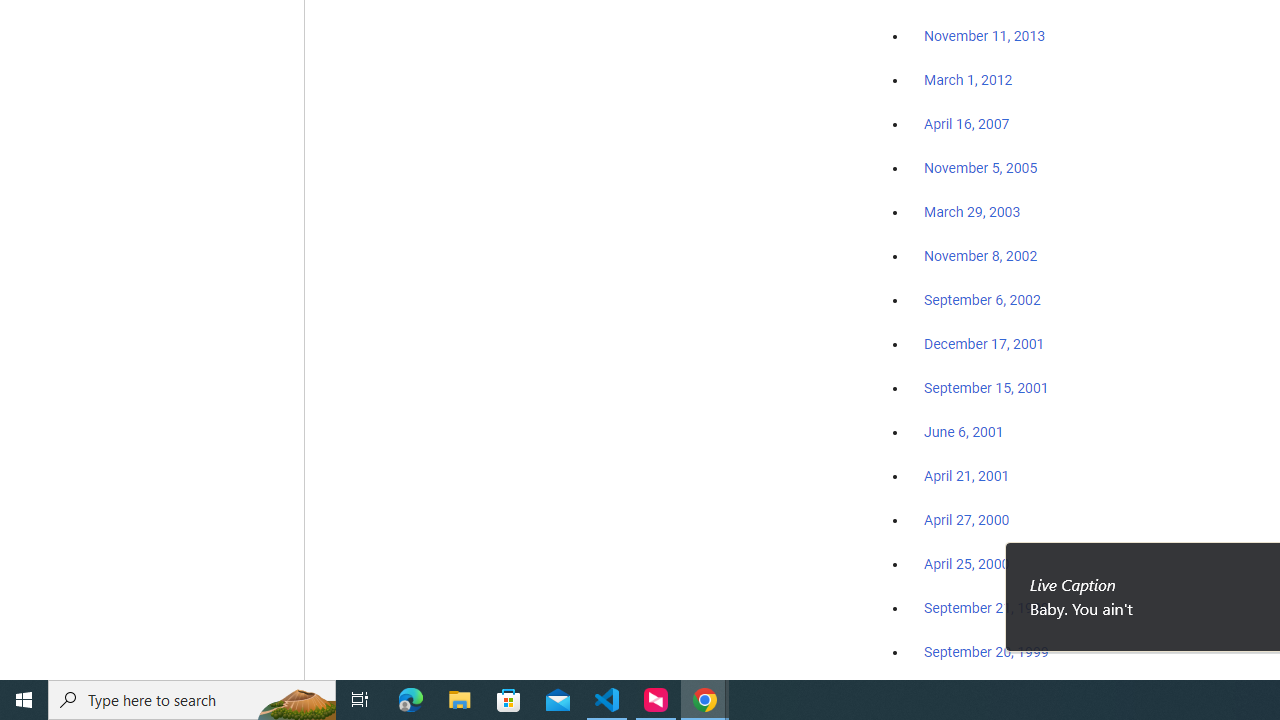  I want to click on 'September 20, 1999', so click(986, 651).